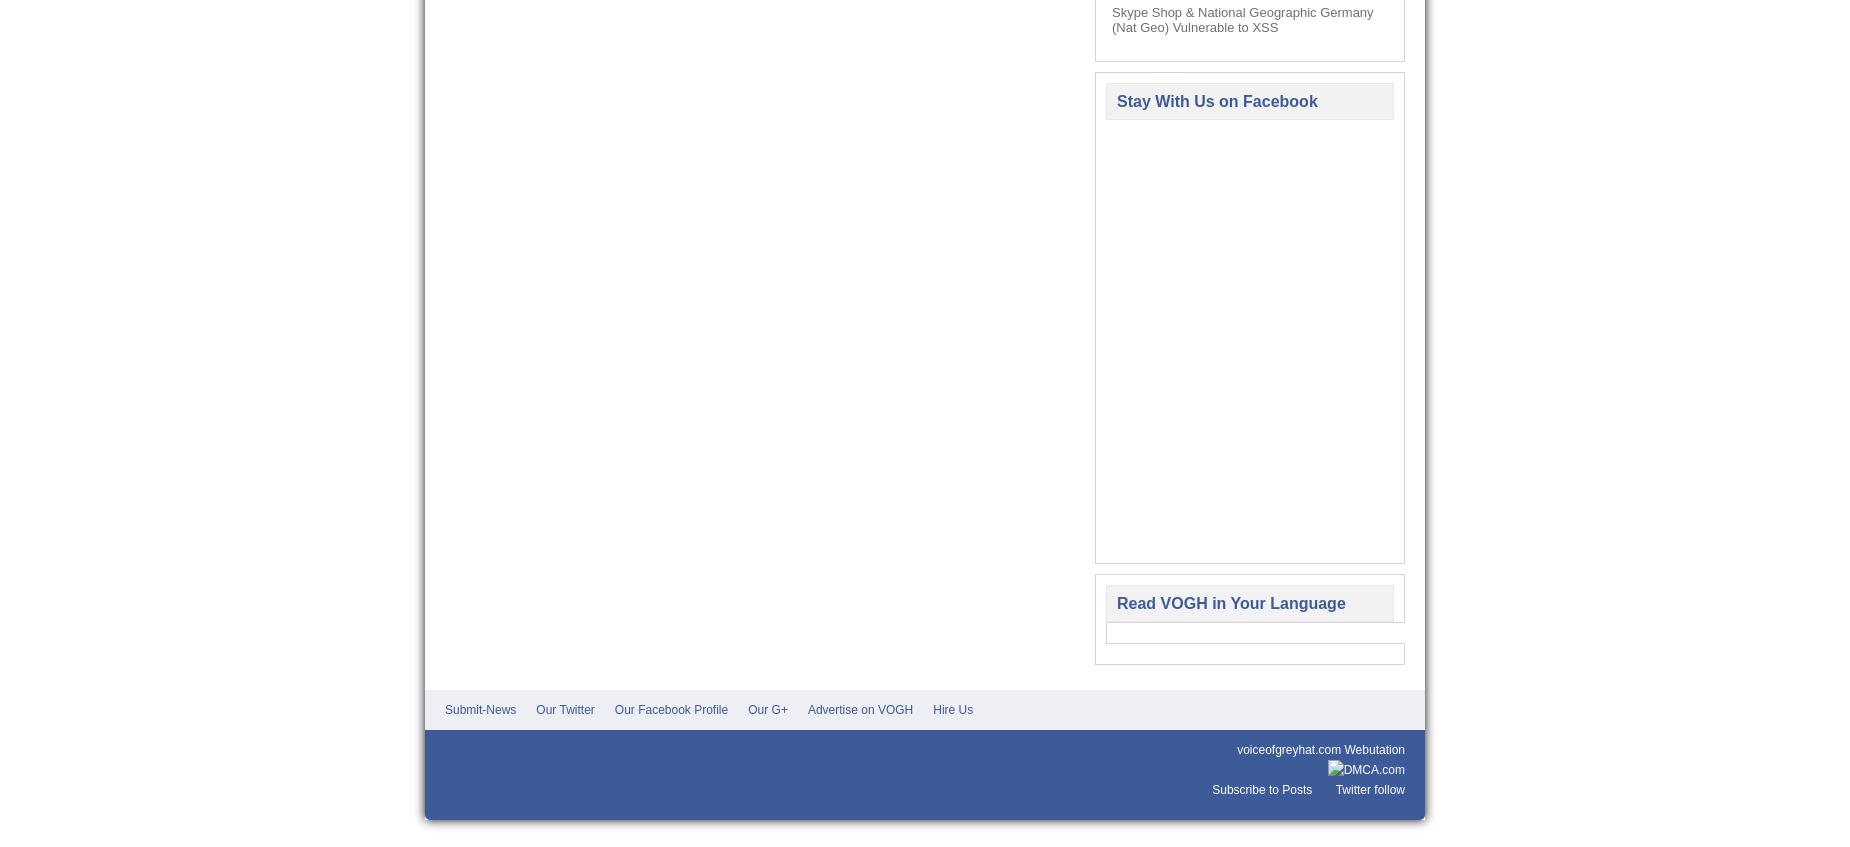  What do you see at coordinates (1320, 749) in the screenshot?
I see `'voiceofgreyhat.com Webutation'` at bounding box center [1320, 749].